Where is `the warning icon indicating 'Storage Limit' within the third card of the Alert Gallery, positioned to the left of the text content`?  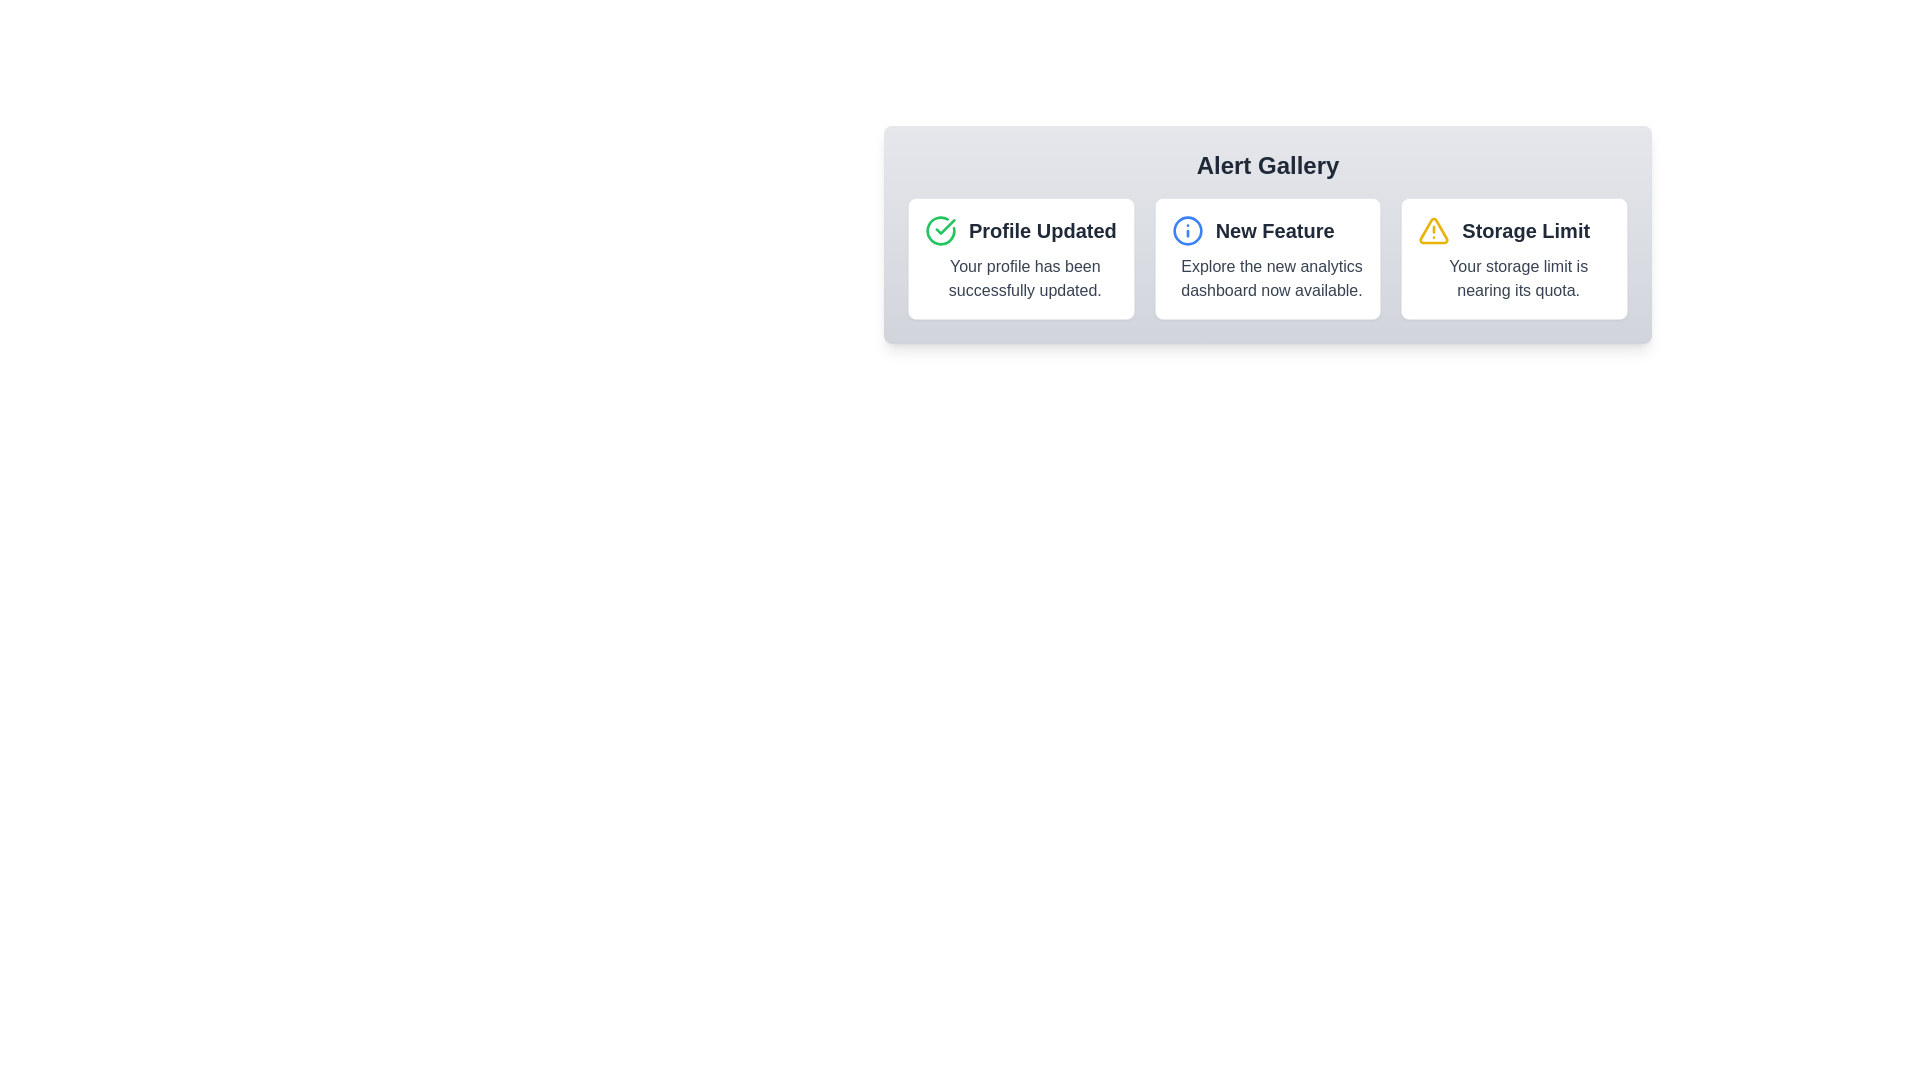
the warning icon indicating 'Storage Limit' within the third card of the Alert Gallery, positioned to the left of the text content is located at coordinates (1433, 230).